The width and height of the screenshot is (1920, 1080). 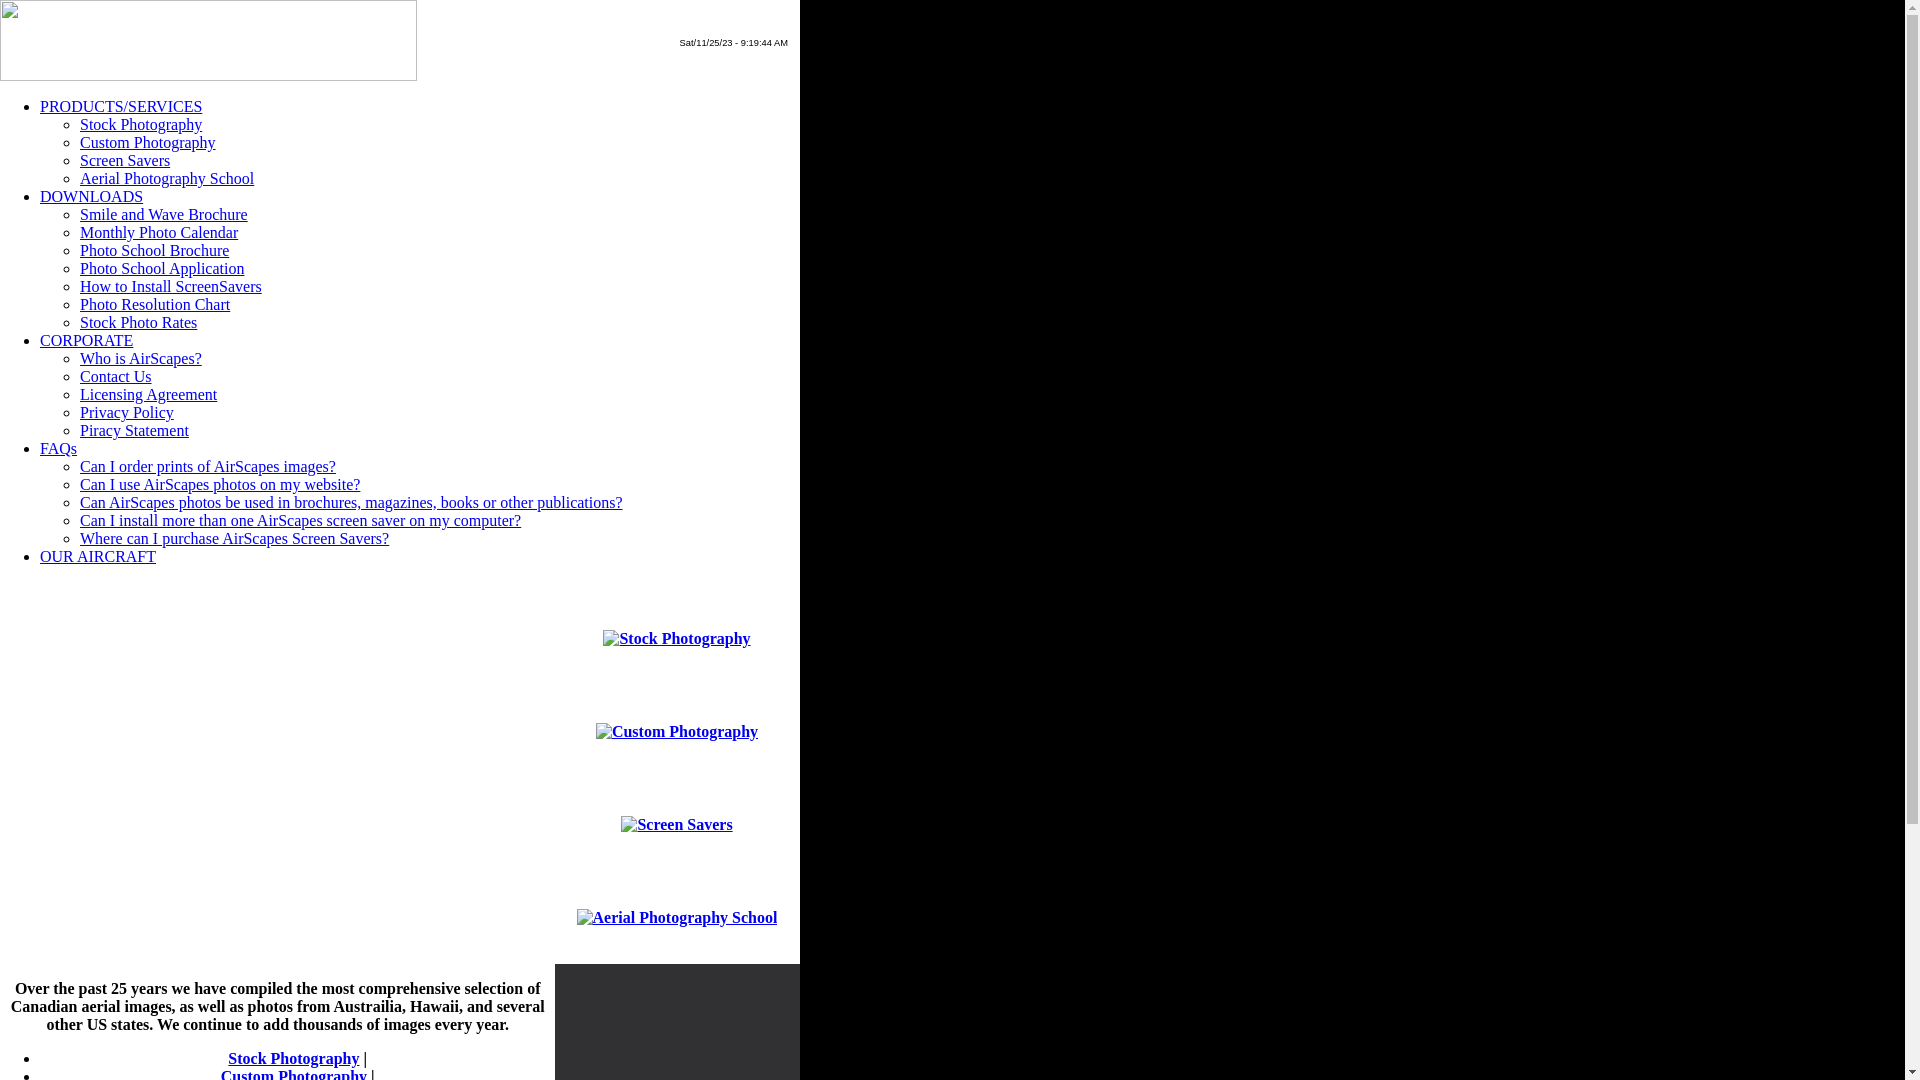 I want to click on 'Contact Us', so click(x=114, y=376).